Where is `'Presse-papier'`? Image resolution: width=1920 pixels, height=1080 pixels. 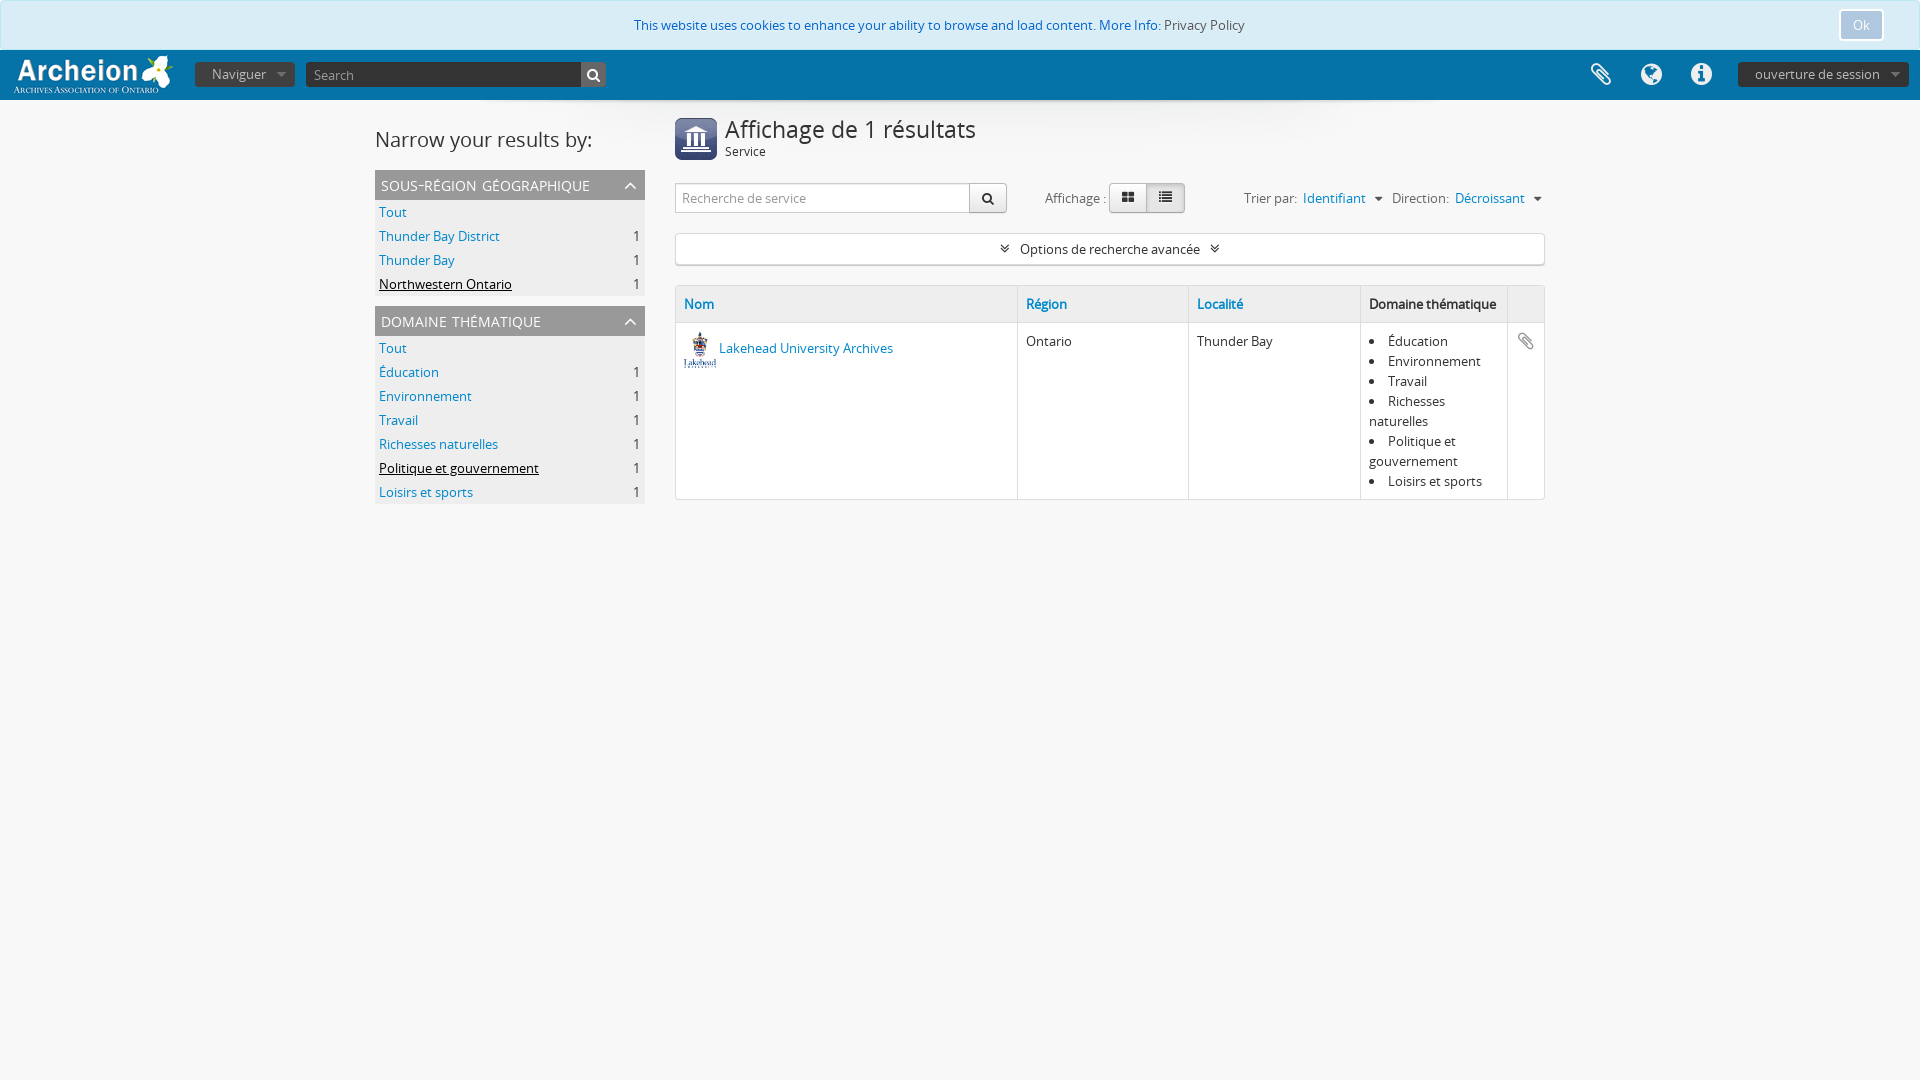 'Presse-papier' is located at coordinates (1601, 73).